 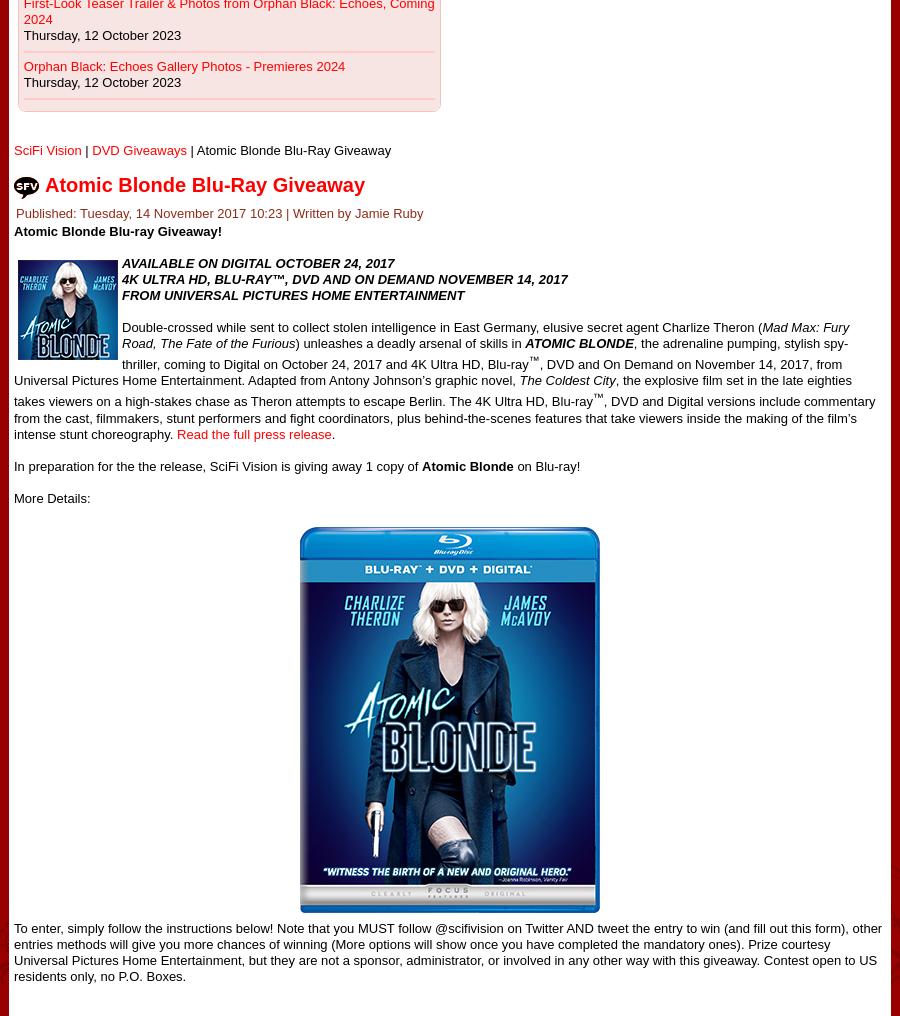 I want to click on 'SciFi Vision', so click(x=46, y=149).